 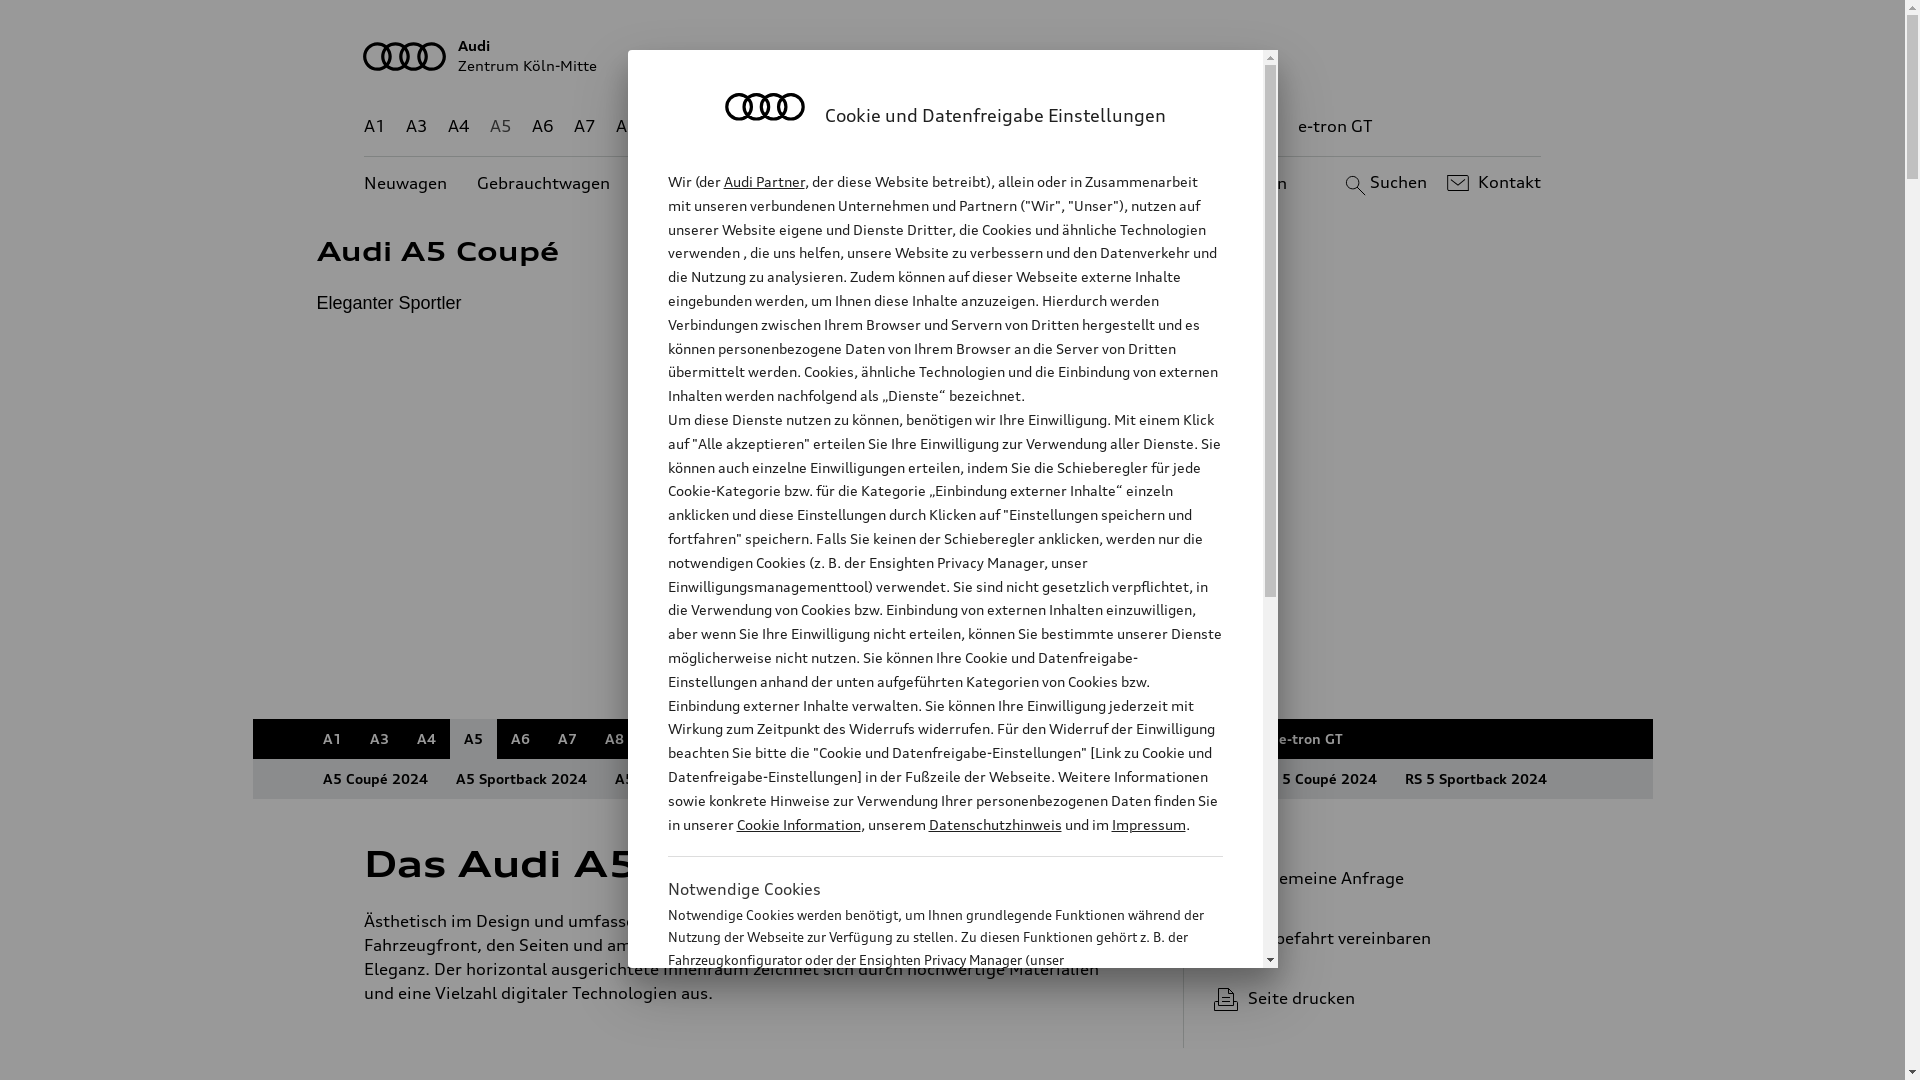 I want to click on 'A5 Cabriolet 2024', so click(x=676, y=778).